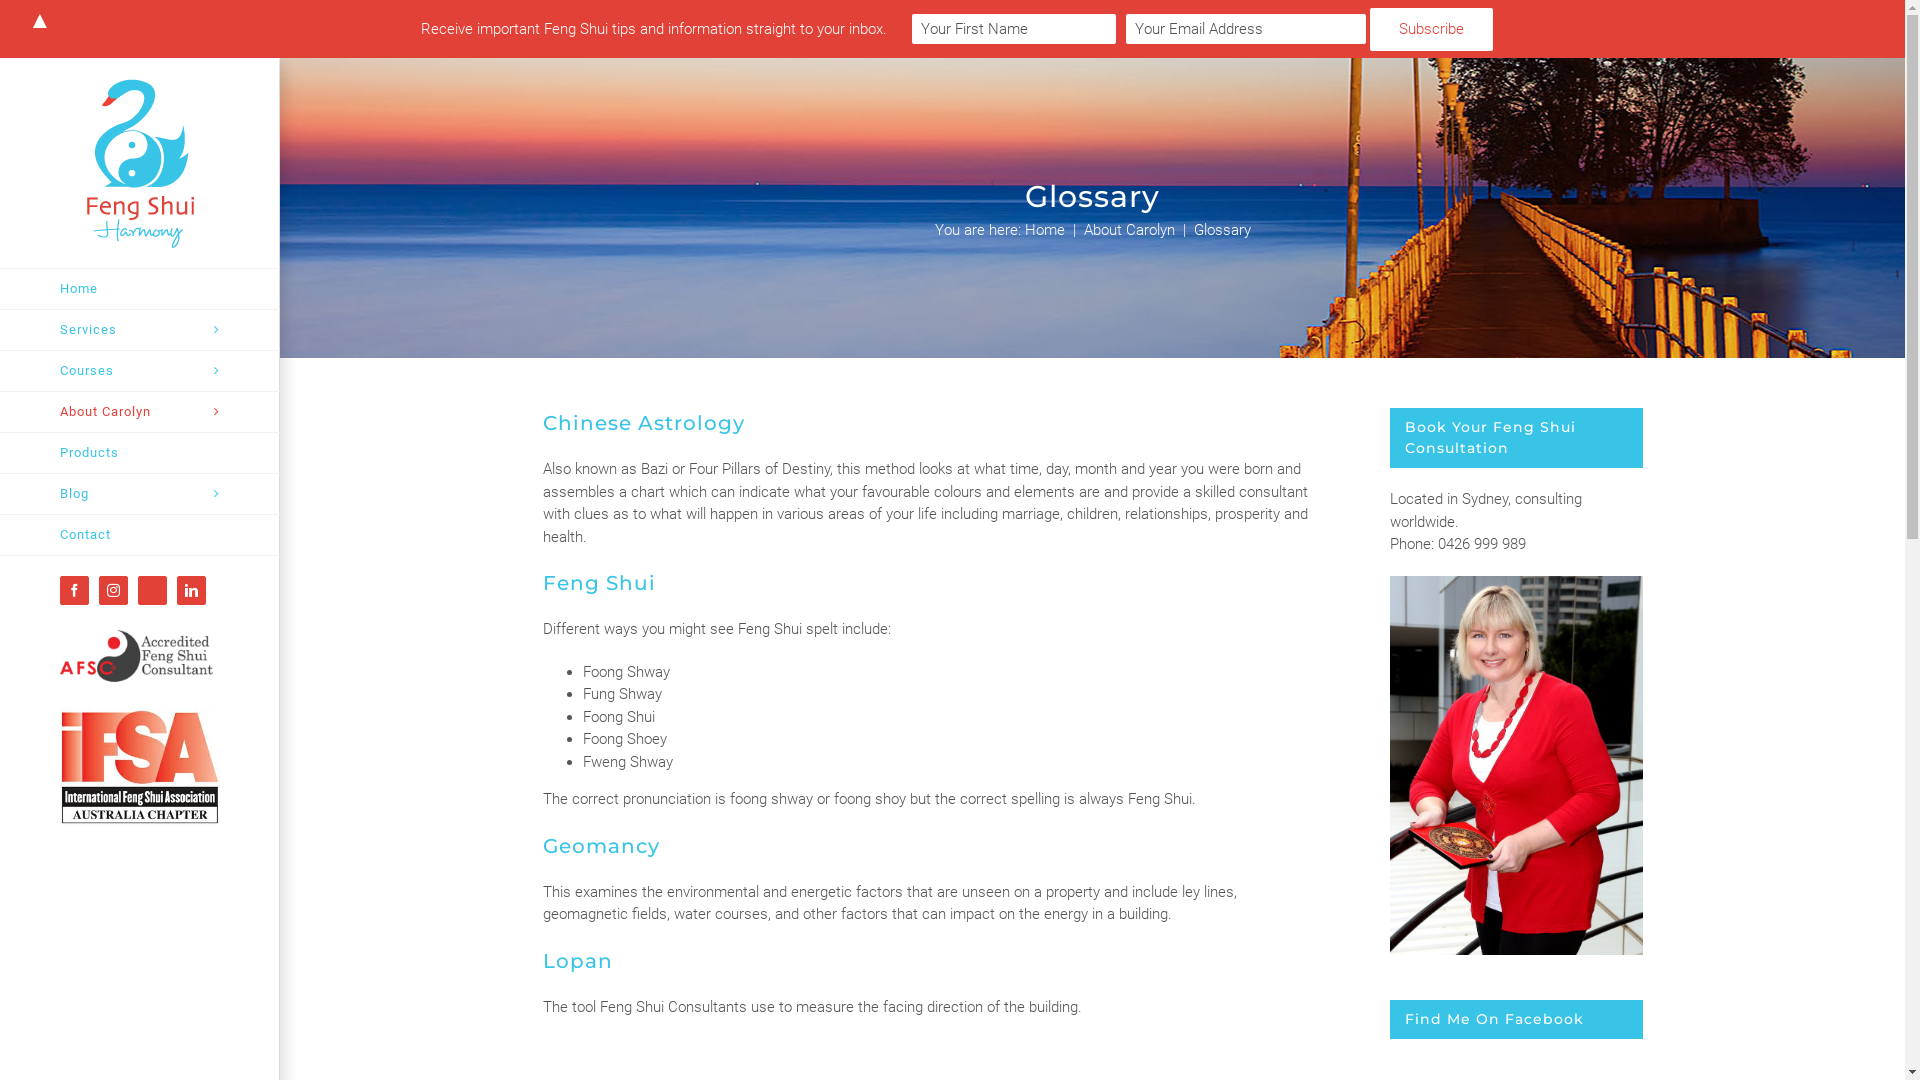 The height and width of the screenshot is (1080, 1920). Describe the element at coordinates (138, 534) in the screenshot. I see `'Contact'` at that location.